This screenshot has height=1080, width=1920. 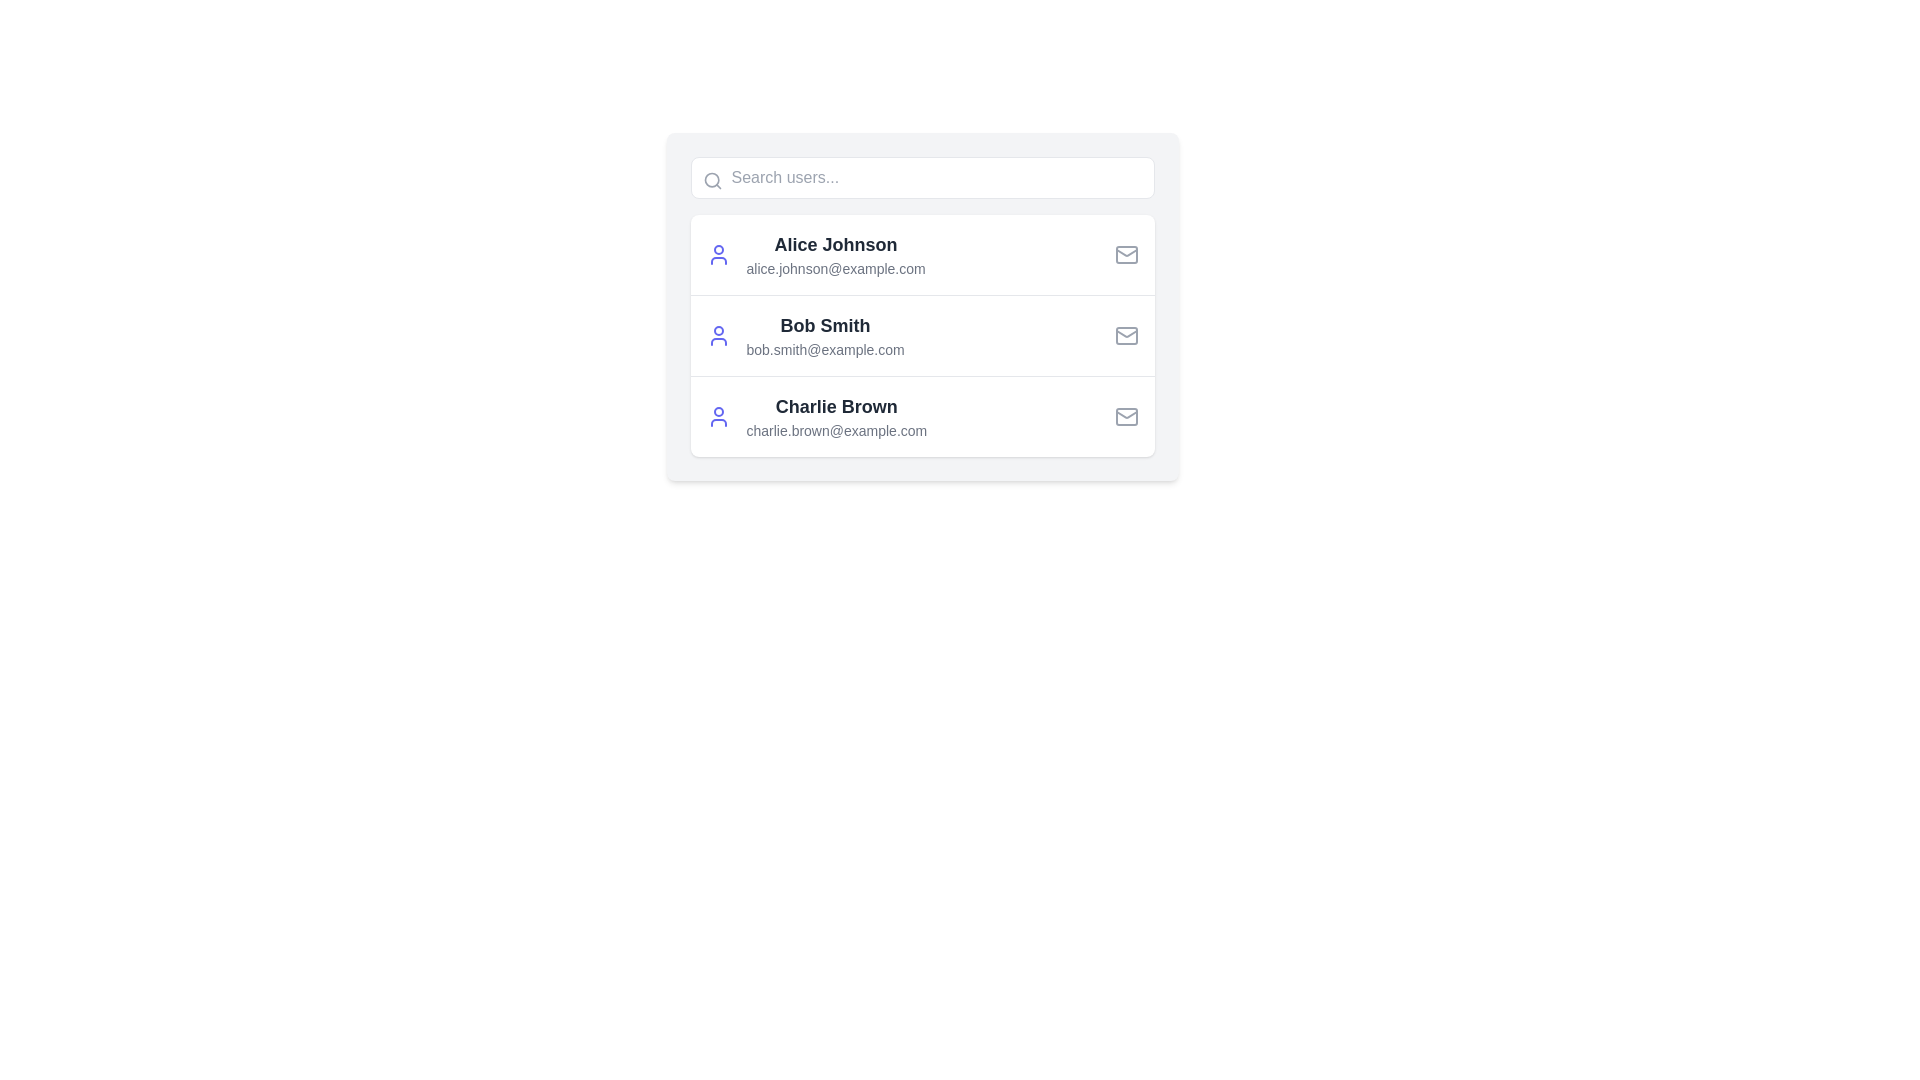 I want to click on the Composite text block containing the bold title 'Bob Smith' and the email address 'bob.smith@example.com', so click(x=825, y=334).